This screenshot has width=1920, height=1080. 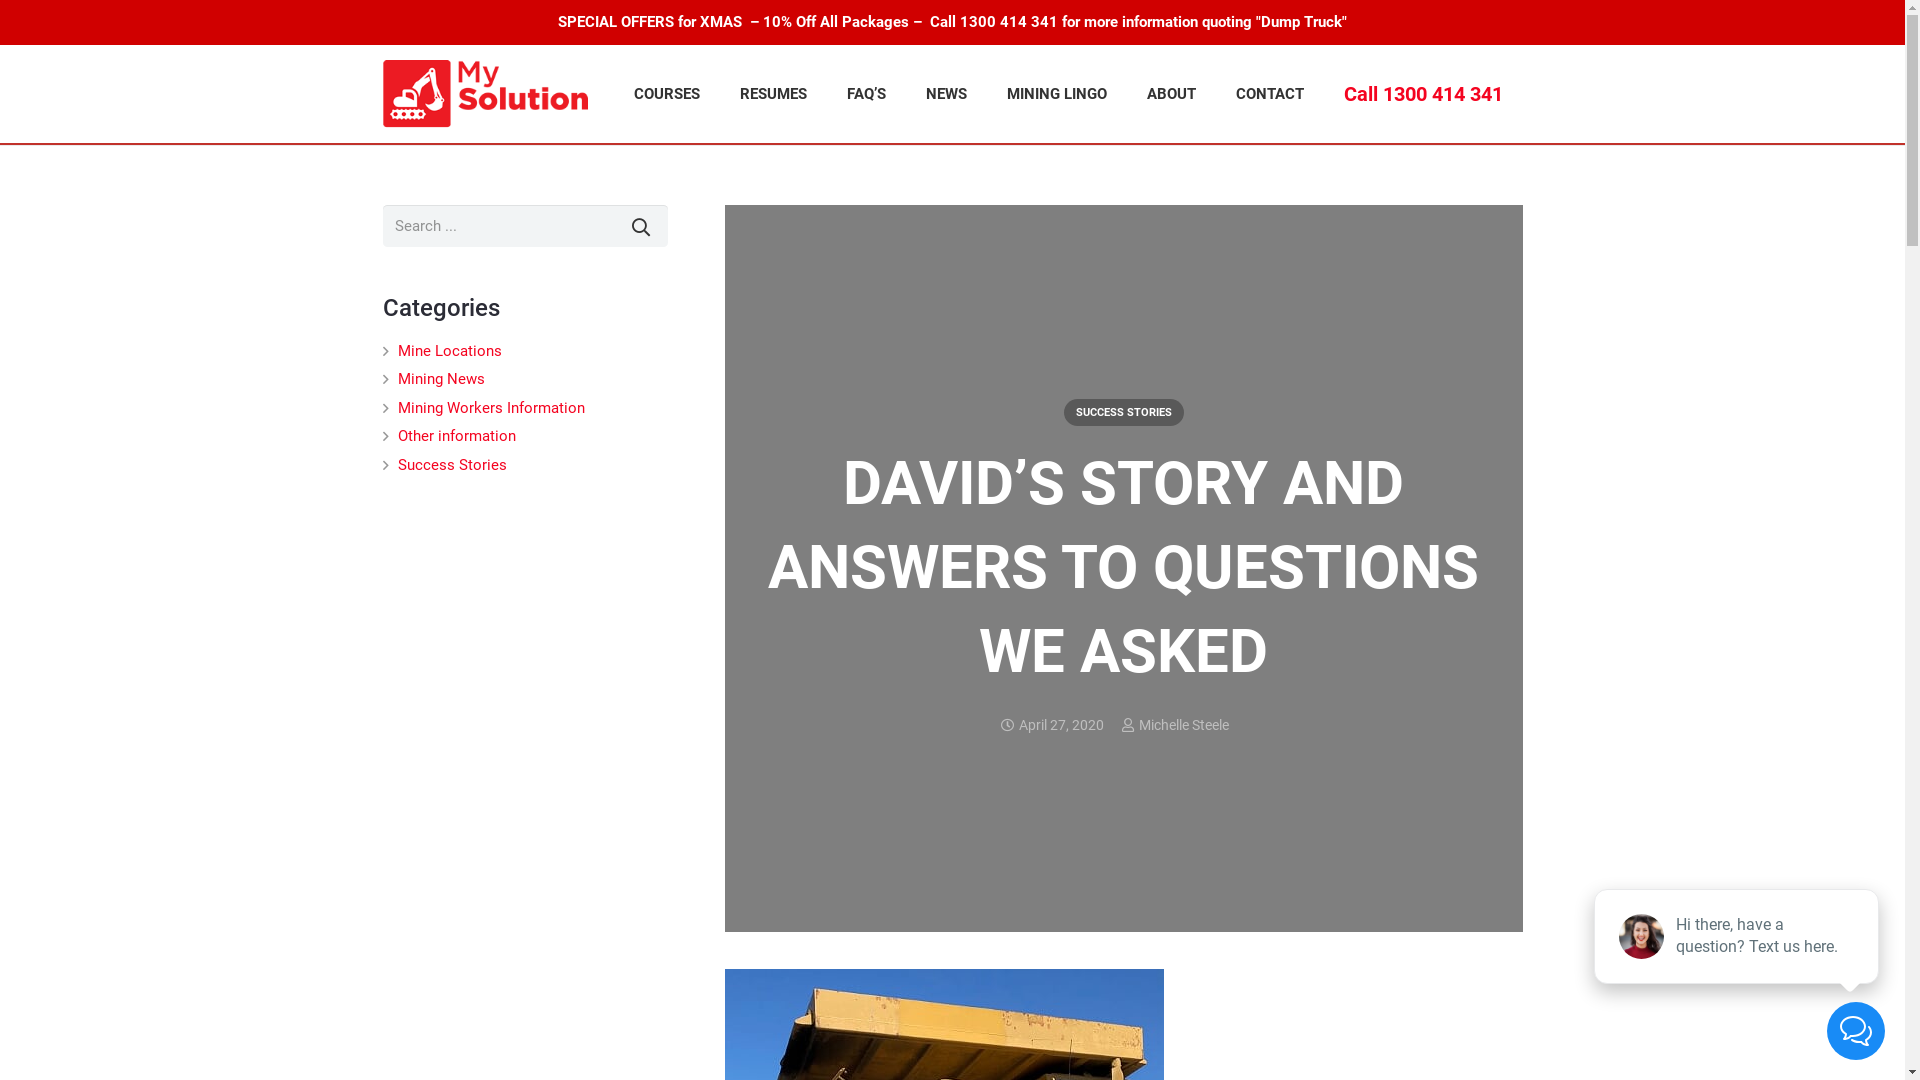 What do you see at coordinates (398, 465) in the screenshot?
I see `'Success Stories'` at bounding box center [398, 465].